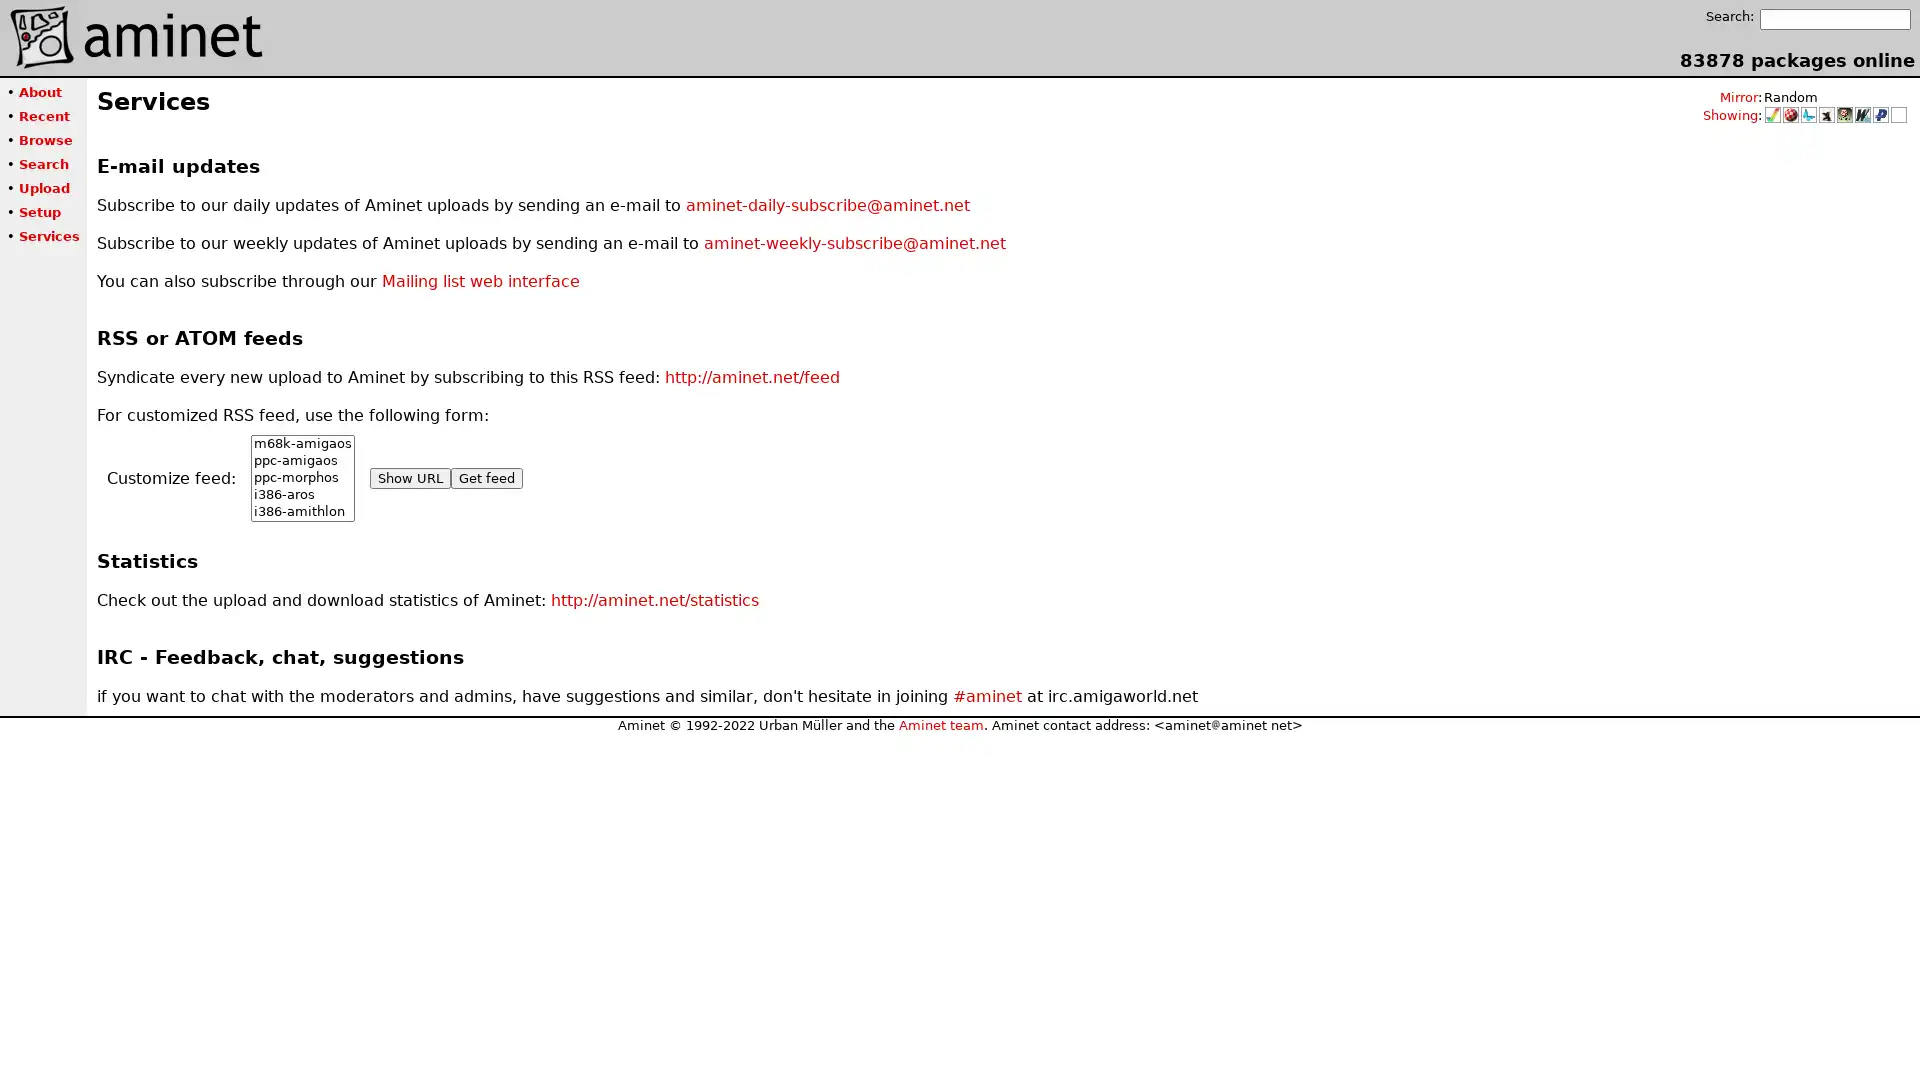 This screenshot has width=1920, height=1080. What do you see at coordinates (486, 478) in the screenshot?
I see `Get feed` at bounding box center [486, 478].